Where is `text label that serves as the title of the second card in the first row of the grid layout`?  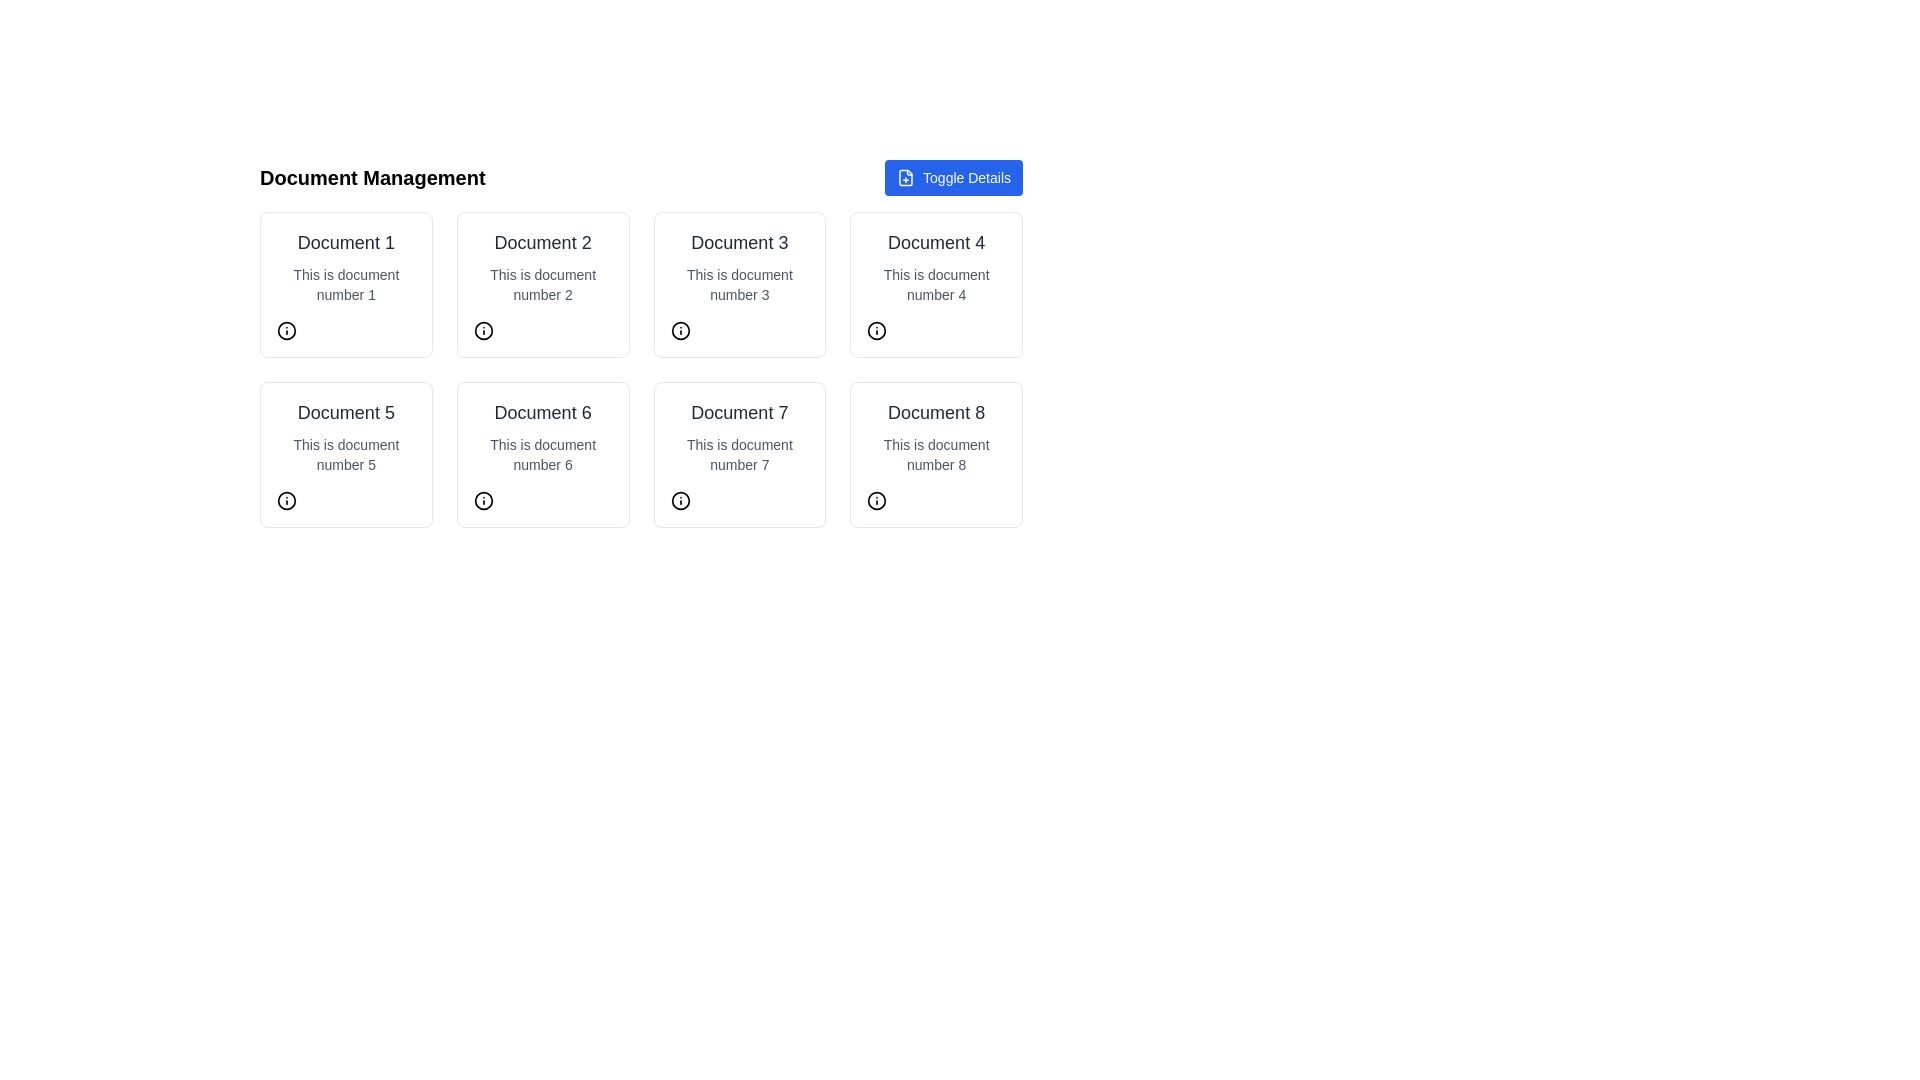 text label that serves as the title of the second card in the first row of the grid layout is located at coordinates (543, 242).